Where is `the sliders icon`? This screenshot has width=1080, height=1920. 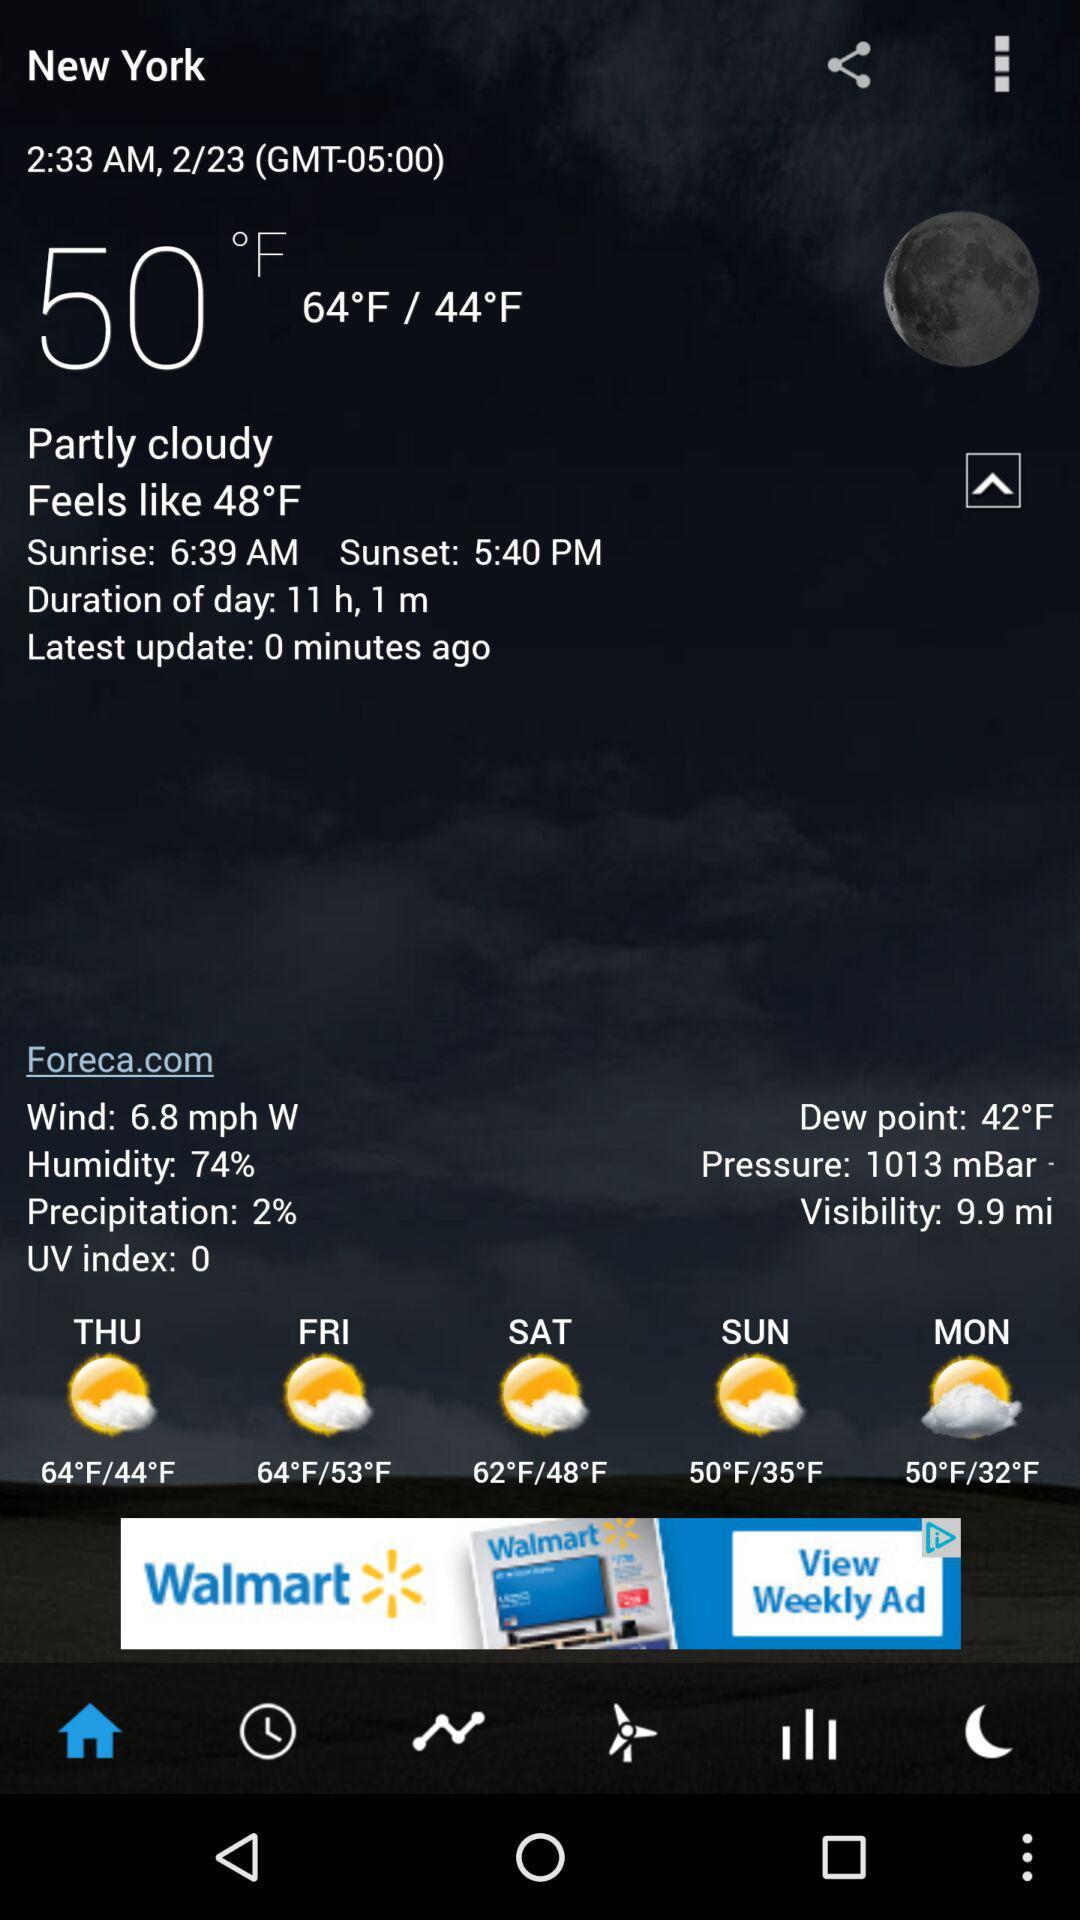
the sliders icon is located at coordinates (810, 1849).